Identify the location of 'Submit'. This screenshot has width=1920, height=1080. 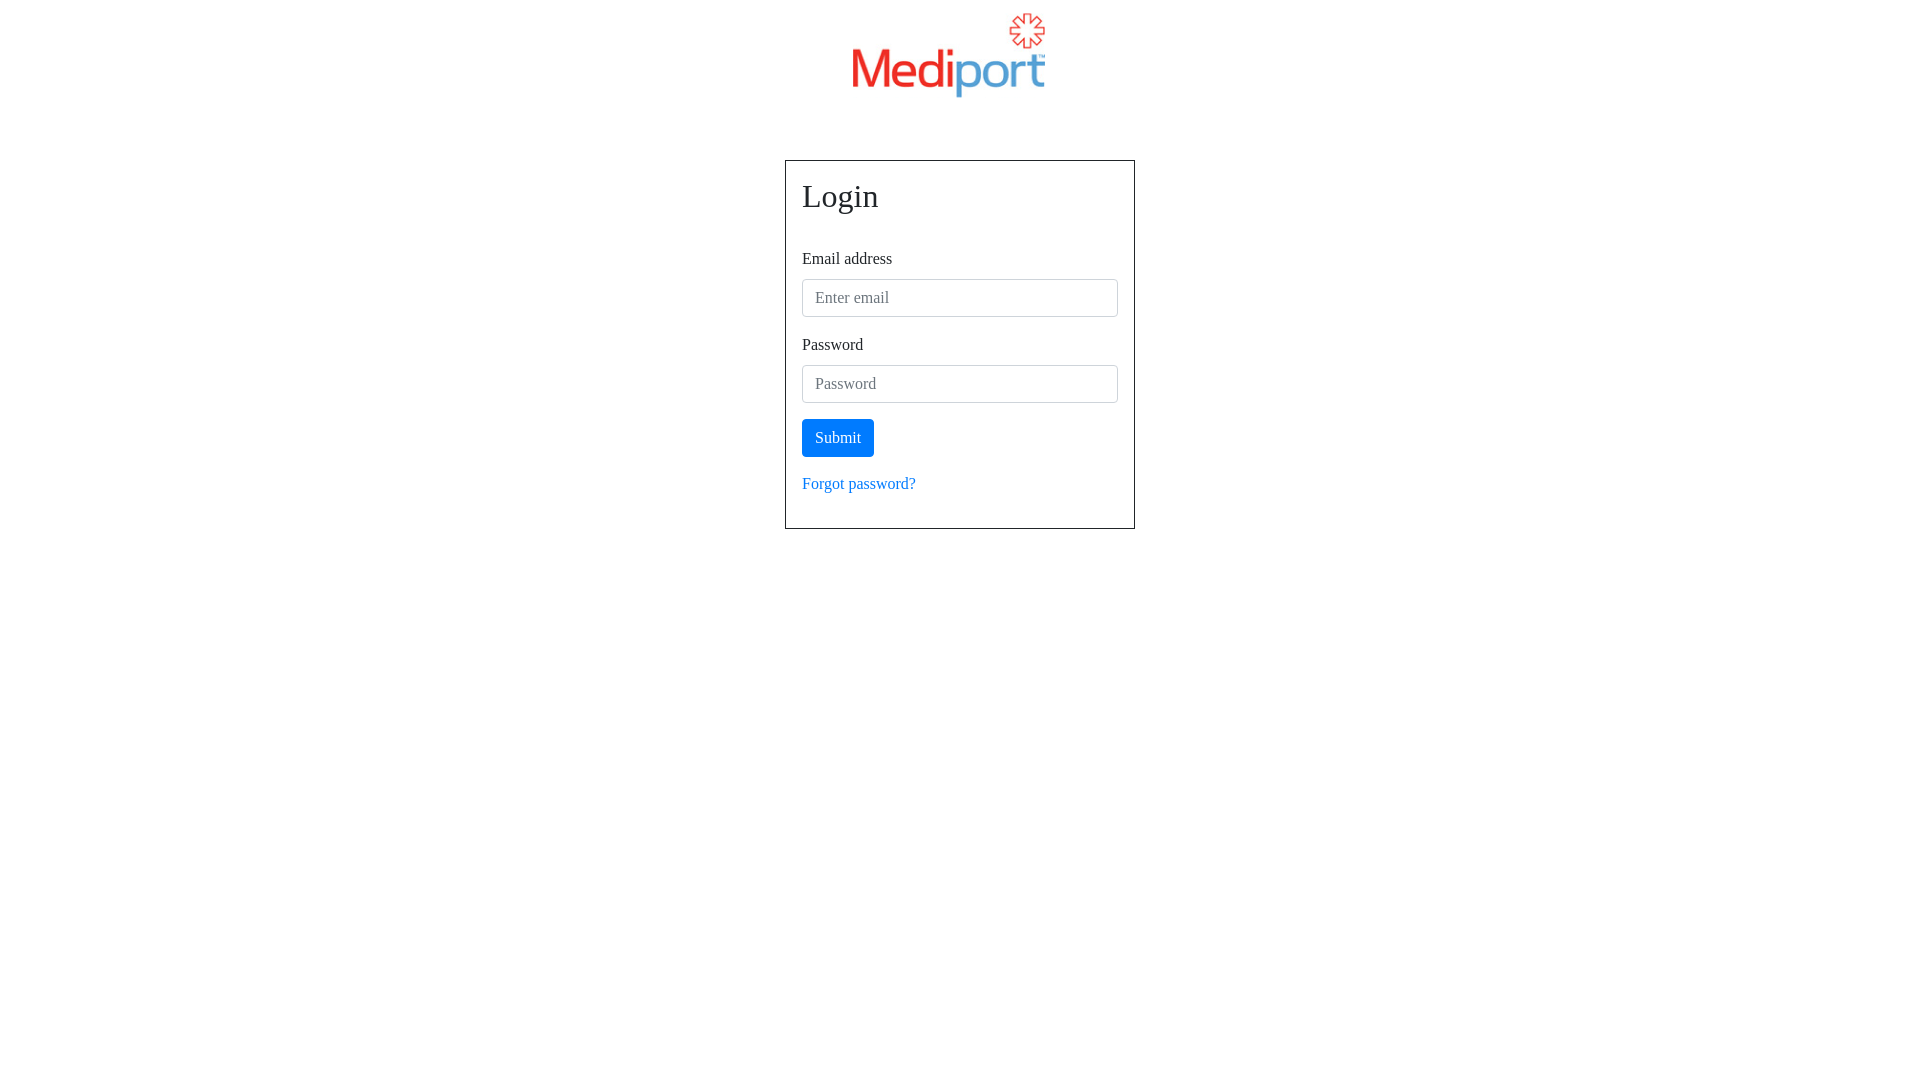
(838, 437).